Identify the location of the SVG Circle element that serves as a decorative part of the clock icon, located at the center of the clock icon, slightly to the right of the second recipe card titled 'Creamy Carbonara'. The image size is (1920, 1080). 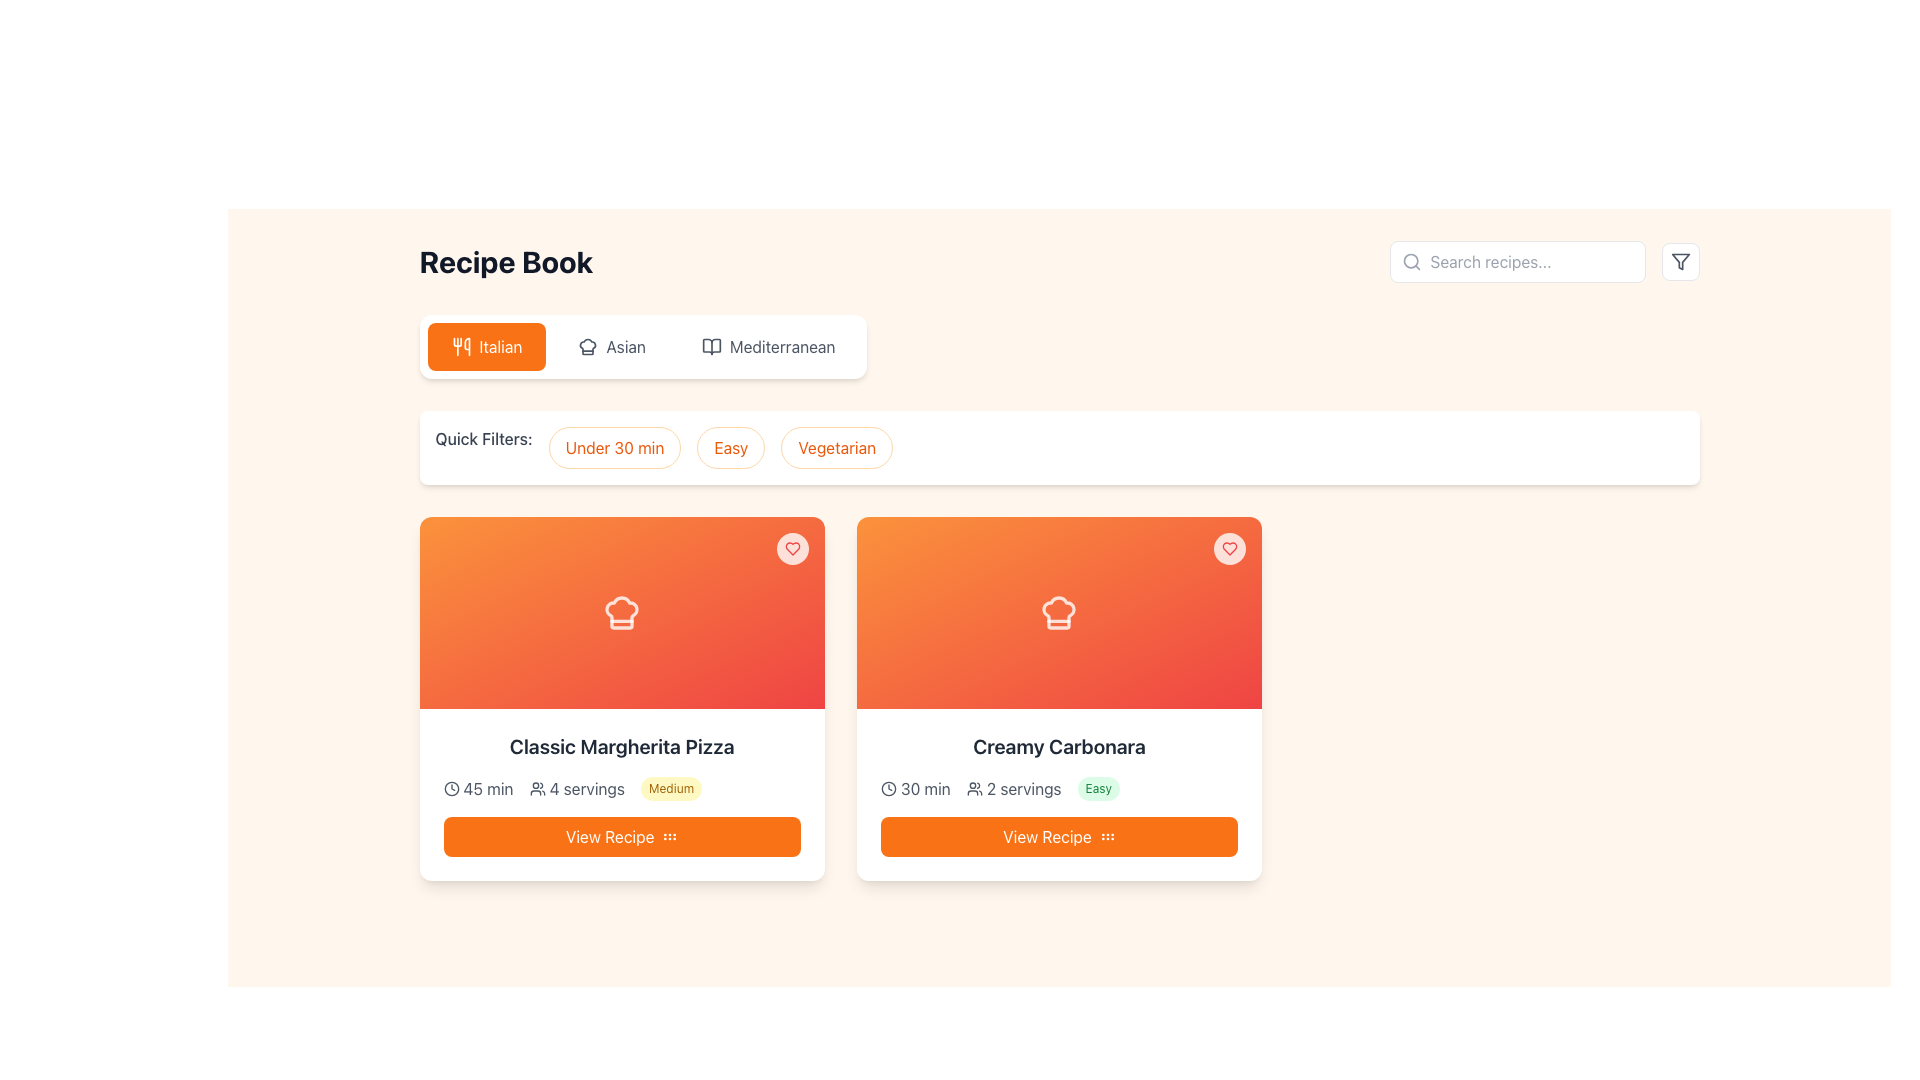
(887, 788).